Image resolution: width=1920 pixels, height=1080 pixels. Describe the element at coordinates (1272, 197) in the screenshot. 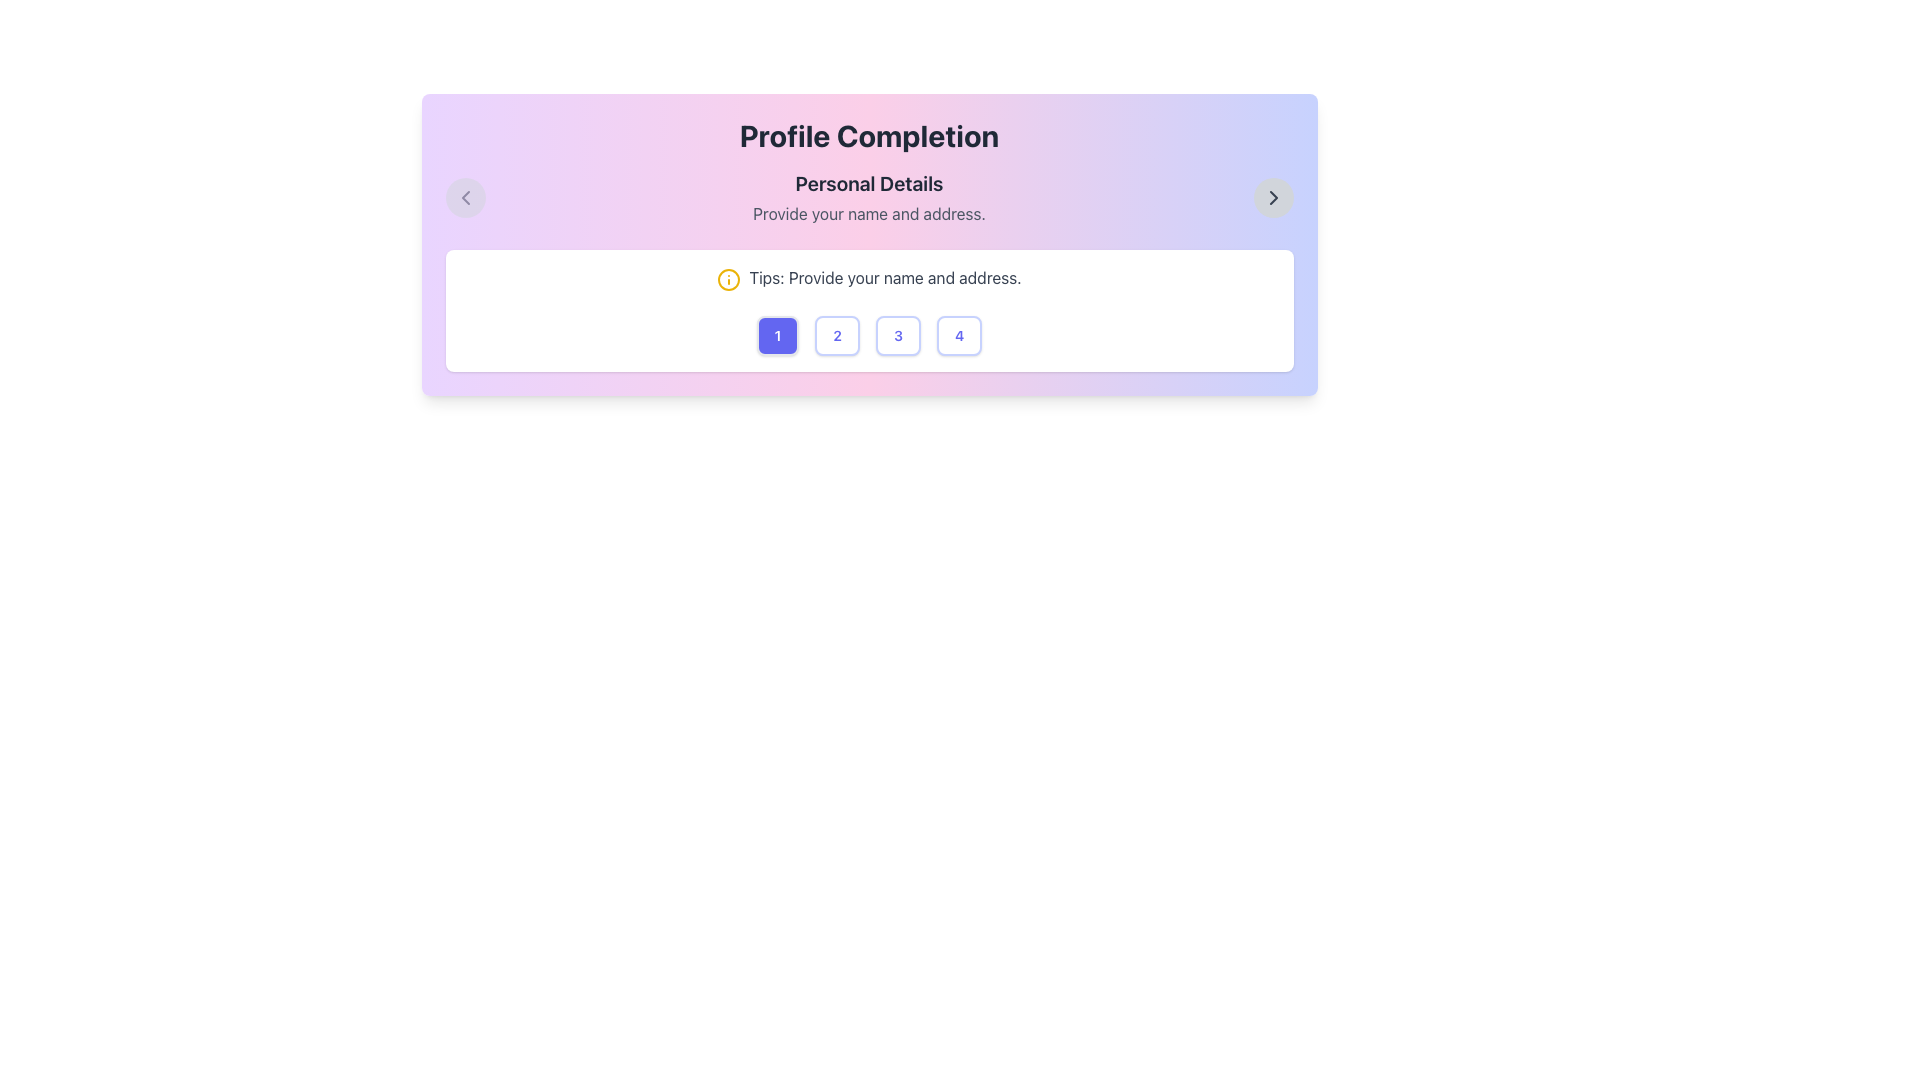

I see `the circular button with a gray background and a rightward-pointing chevron icon located in the top-right corner of the 'Personal Details' section` at that location.